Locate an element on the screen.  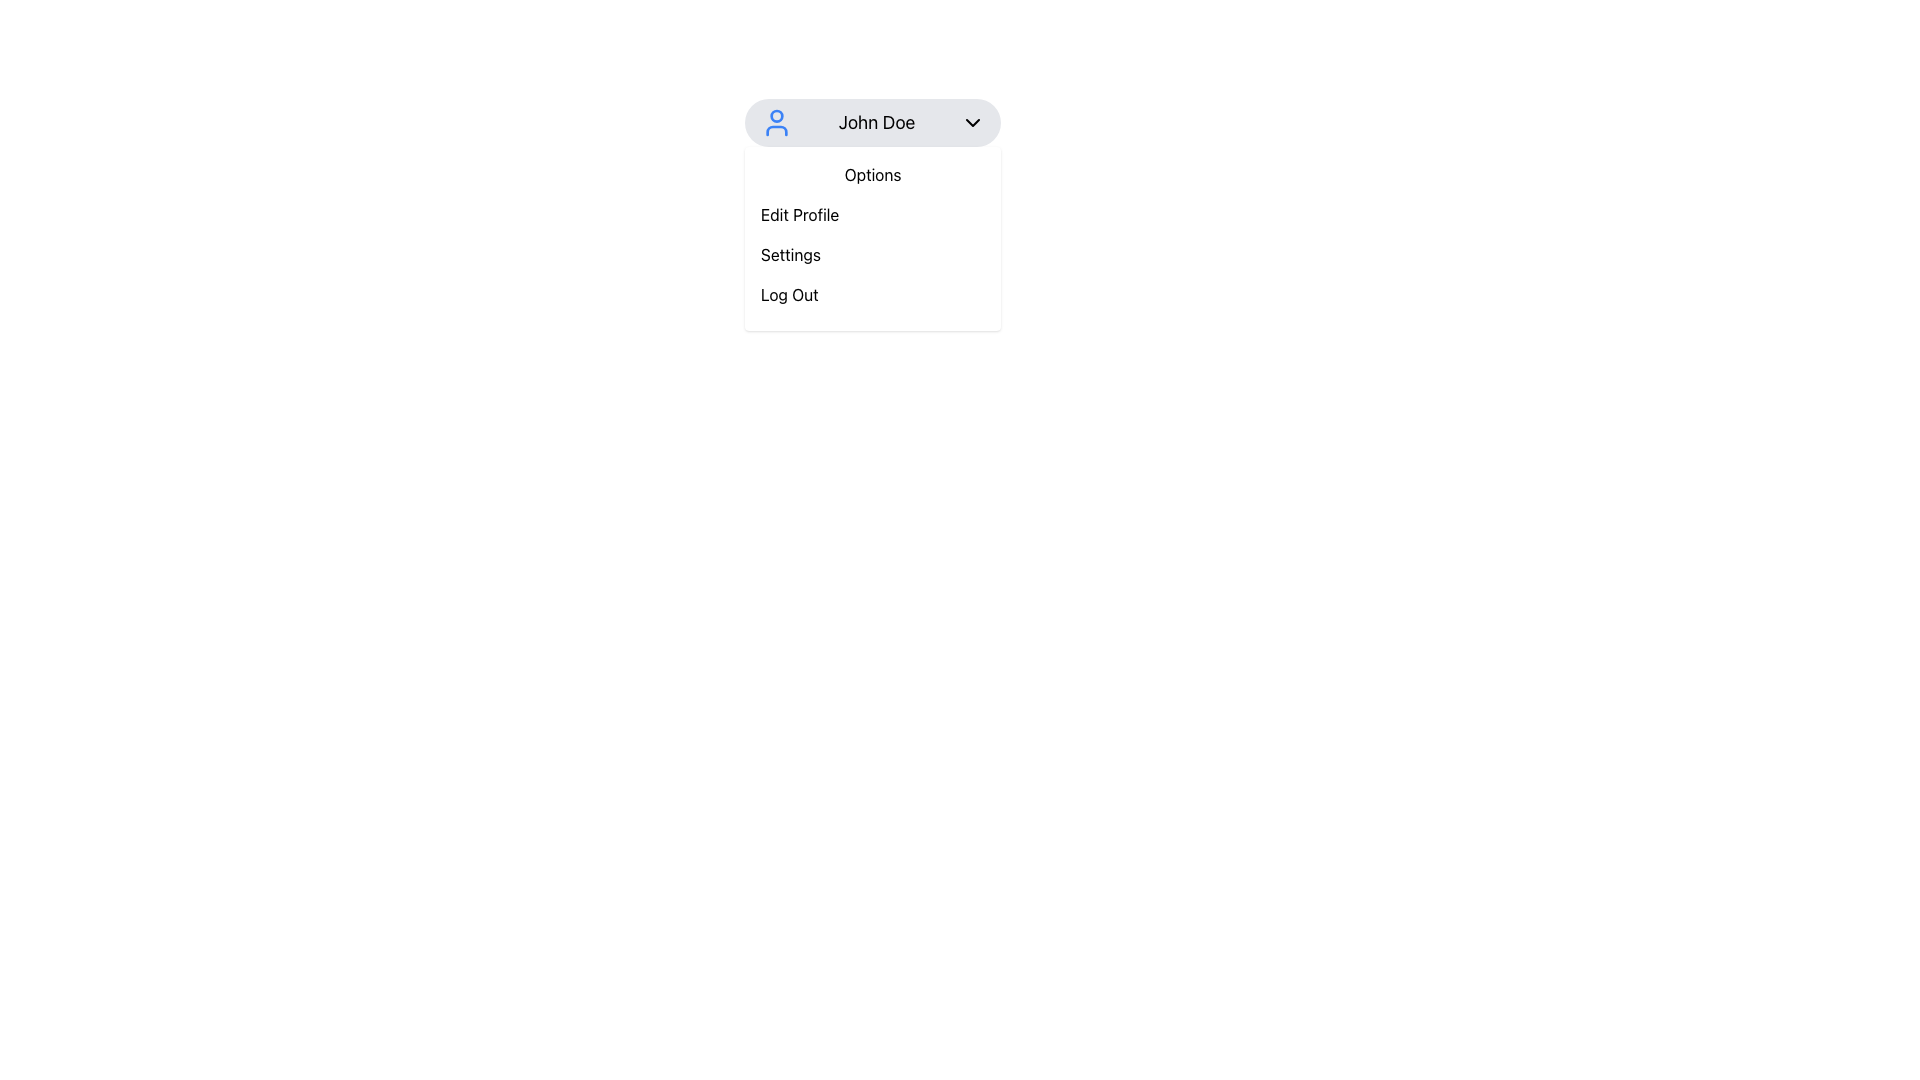
the 'Edit Profile' button located in the dropdown menu under the 'Options' section is located at coordinates (873, 215).